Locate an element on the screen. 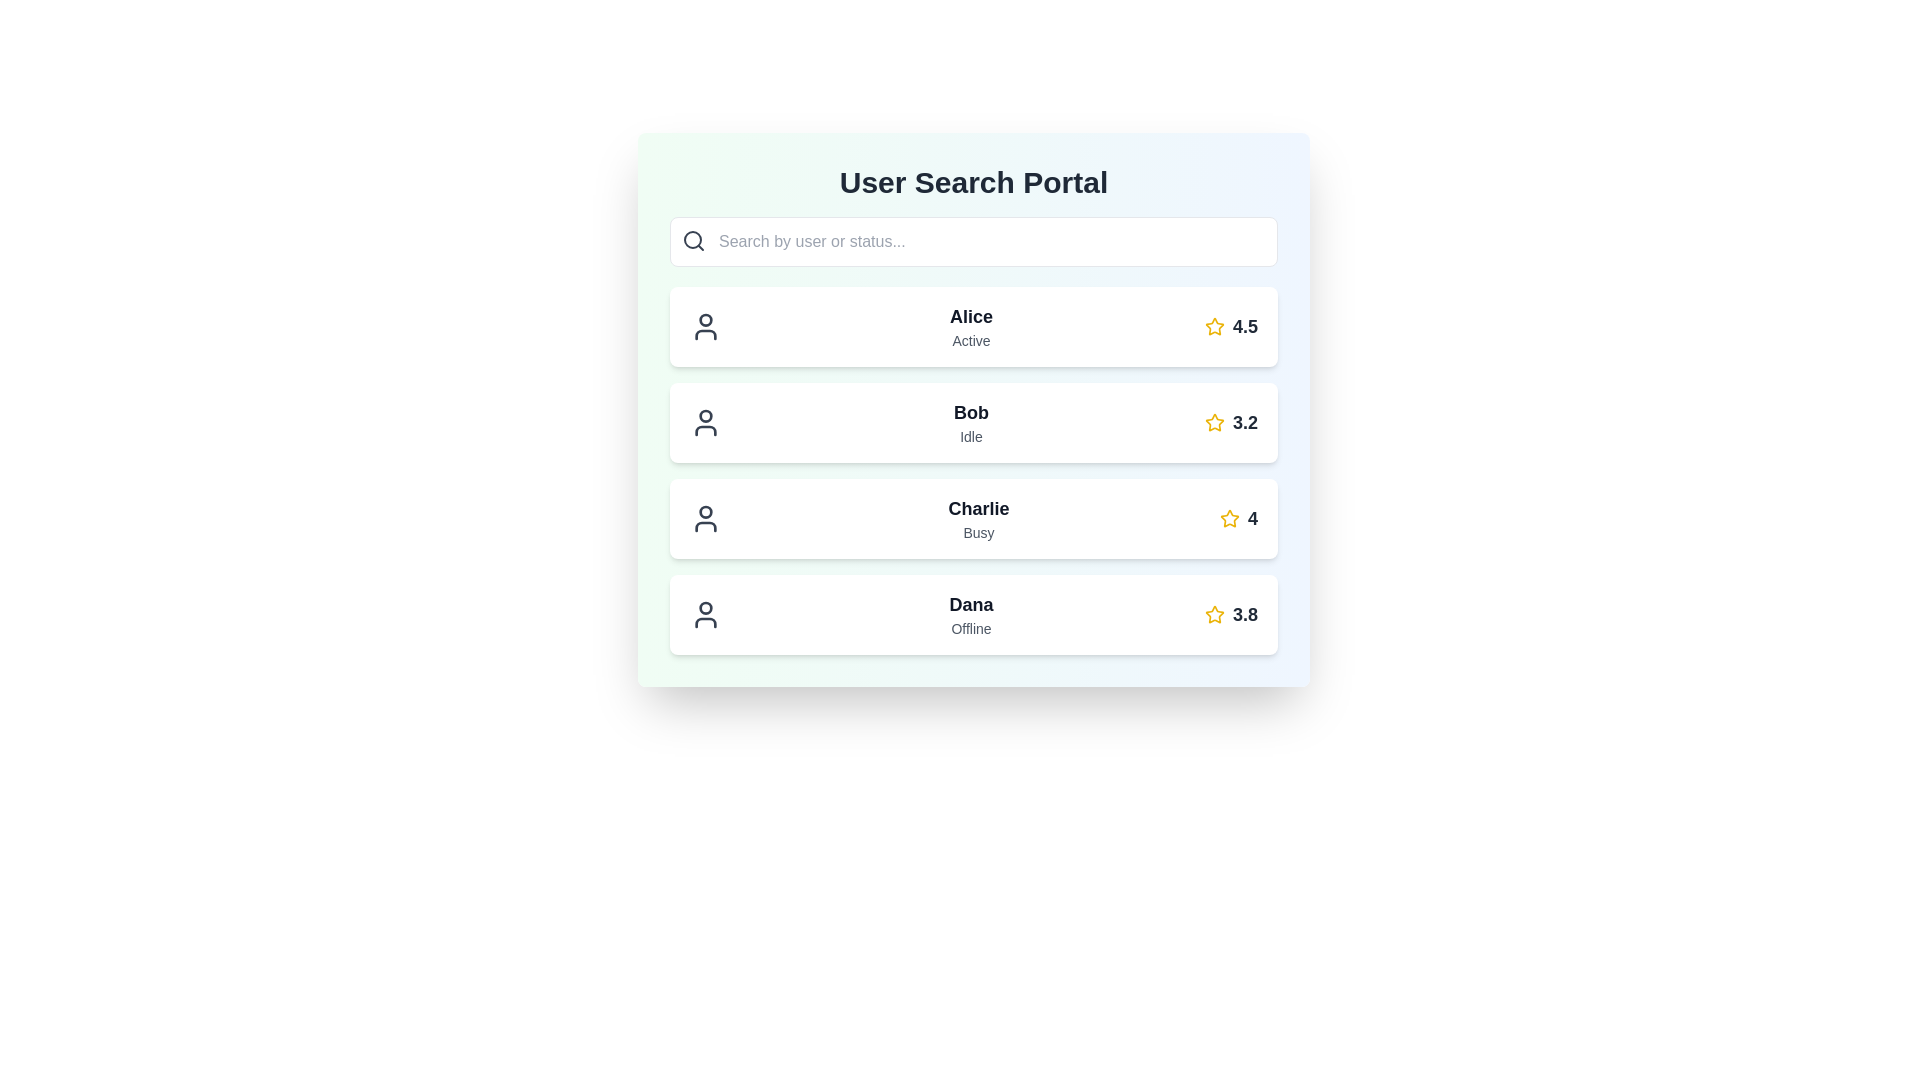  the bold numeric character '4' displayed in a large font size, styled with a gray-black color, located in the third row associated with the user 'Charlie', to the right of a yellow star icon is located at coordinates (1251, 518).